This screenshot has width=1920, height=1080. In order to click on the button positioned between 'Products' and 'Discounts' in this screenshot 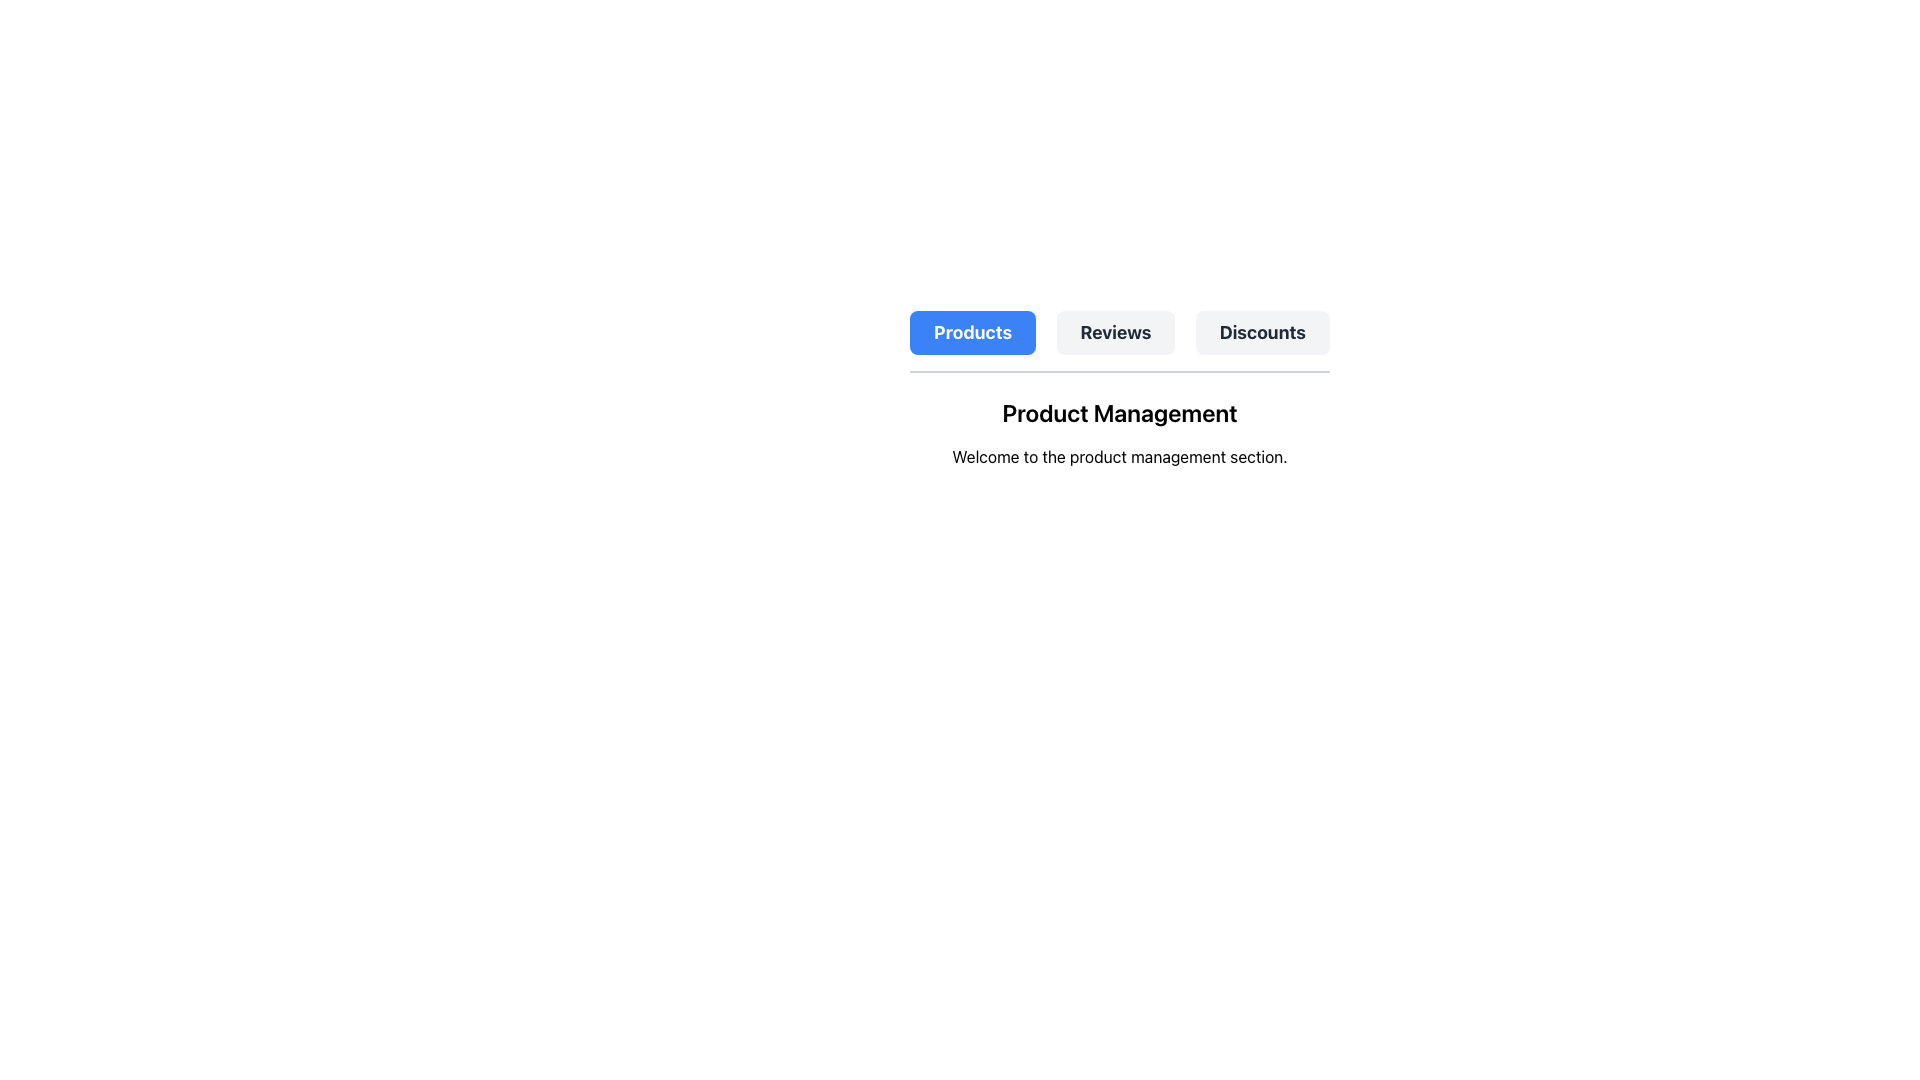, I will do `click(1114, 331)`.